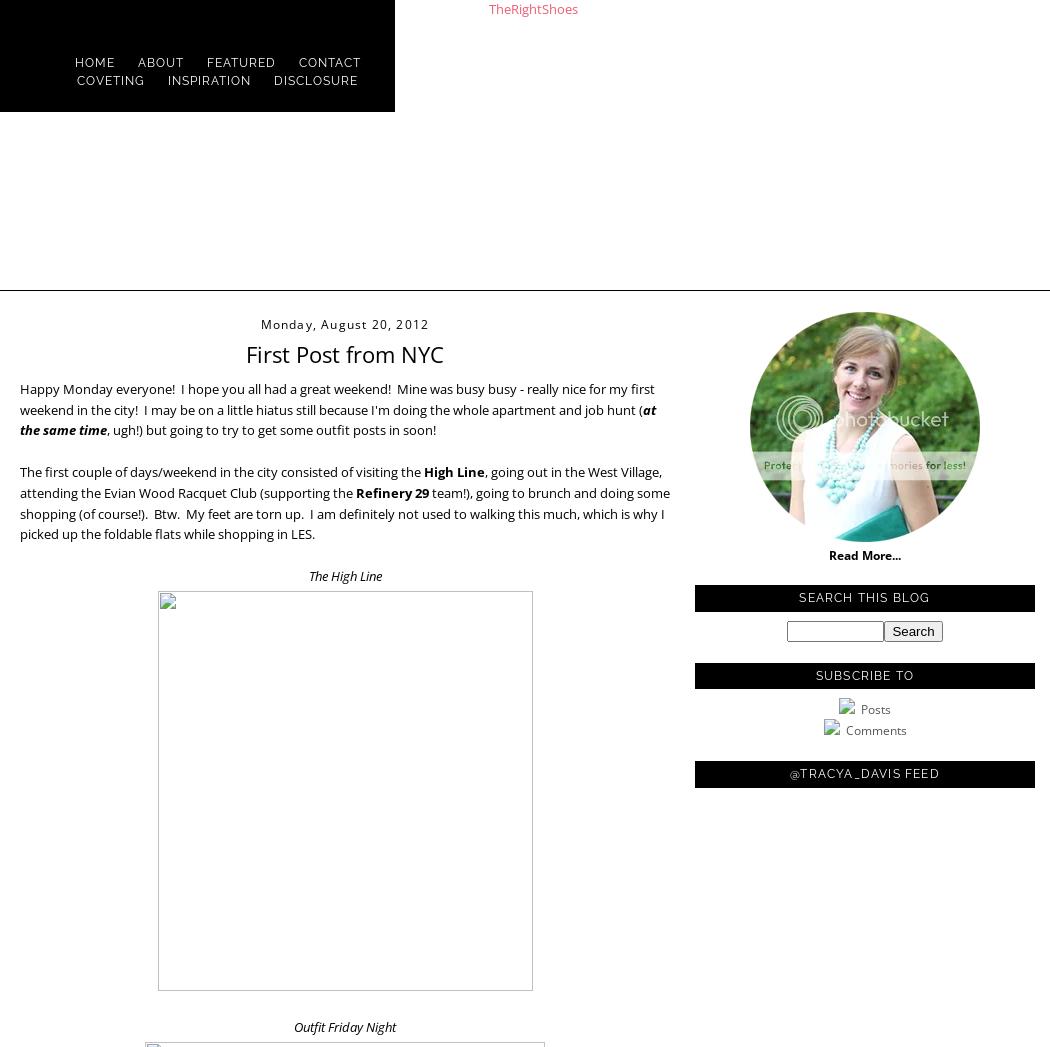  I want to click on 'The High Line', so click(343, 574).